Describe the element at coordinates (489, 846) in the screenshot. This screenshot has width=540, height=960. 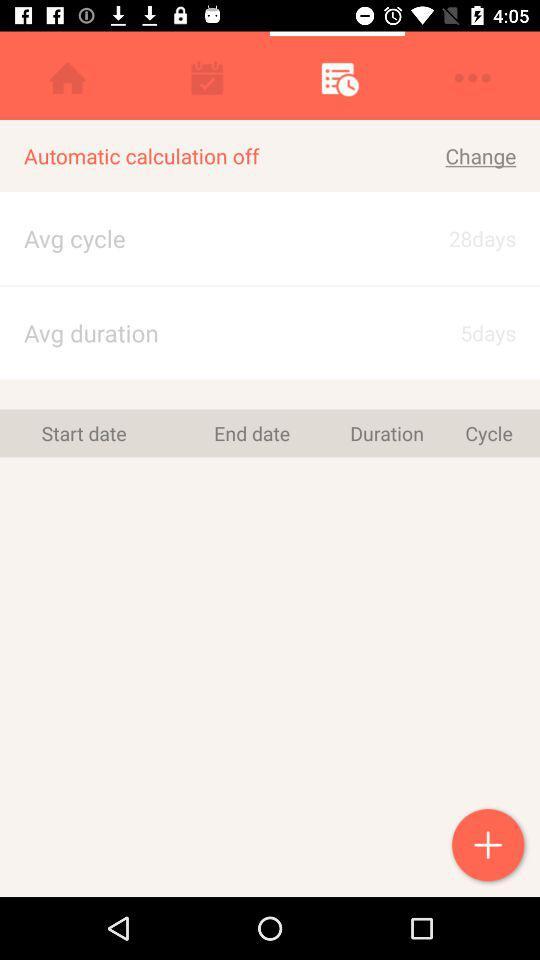
I see `the icon at the bottom right corner` at that location.